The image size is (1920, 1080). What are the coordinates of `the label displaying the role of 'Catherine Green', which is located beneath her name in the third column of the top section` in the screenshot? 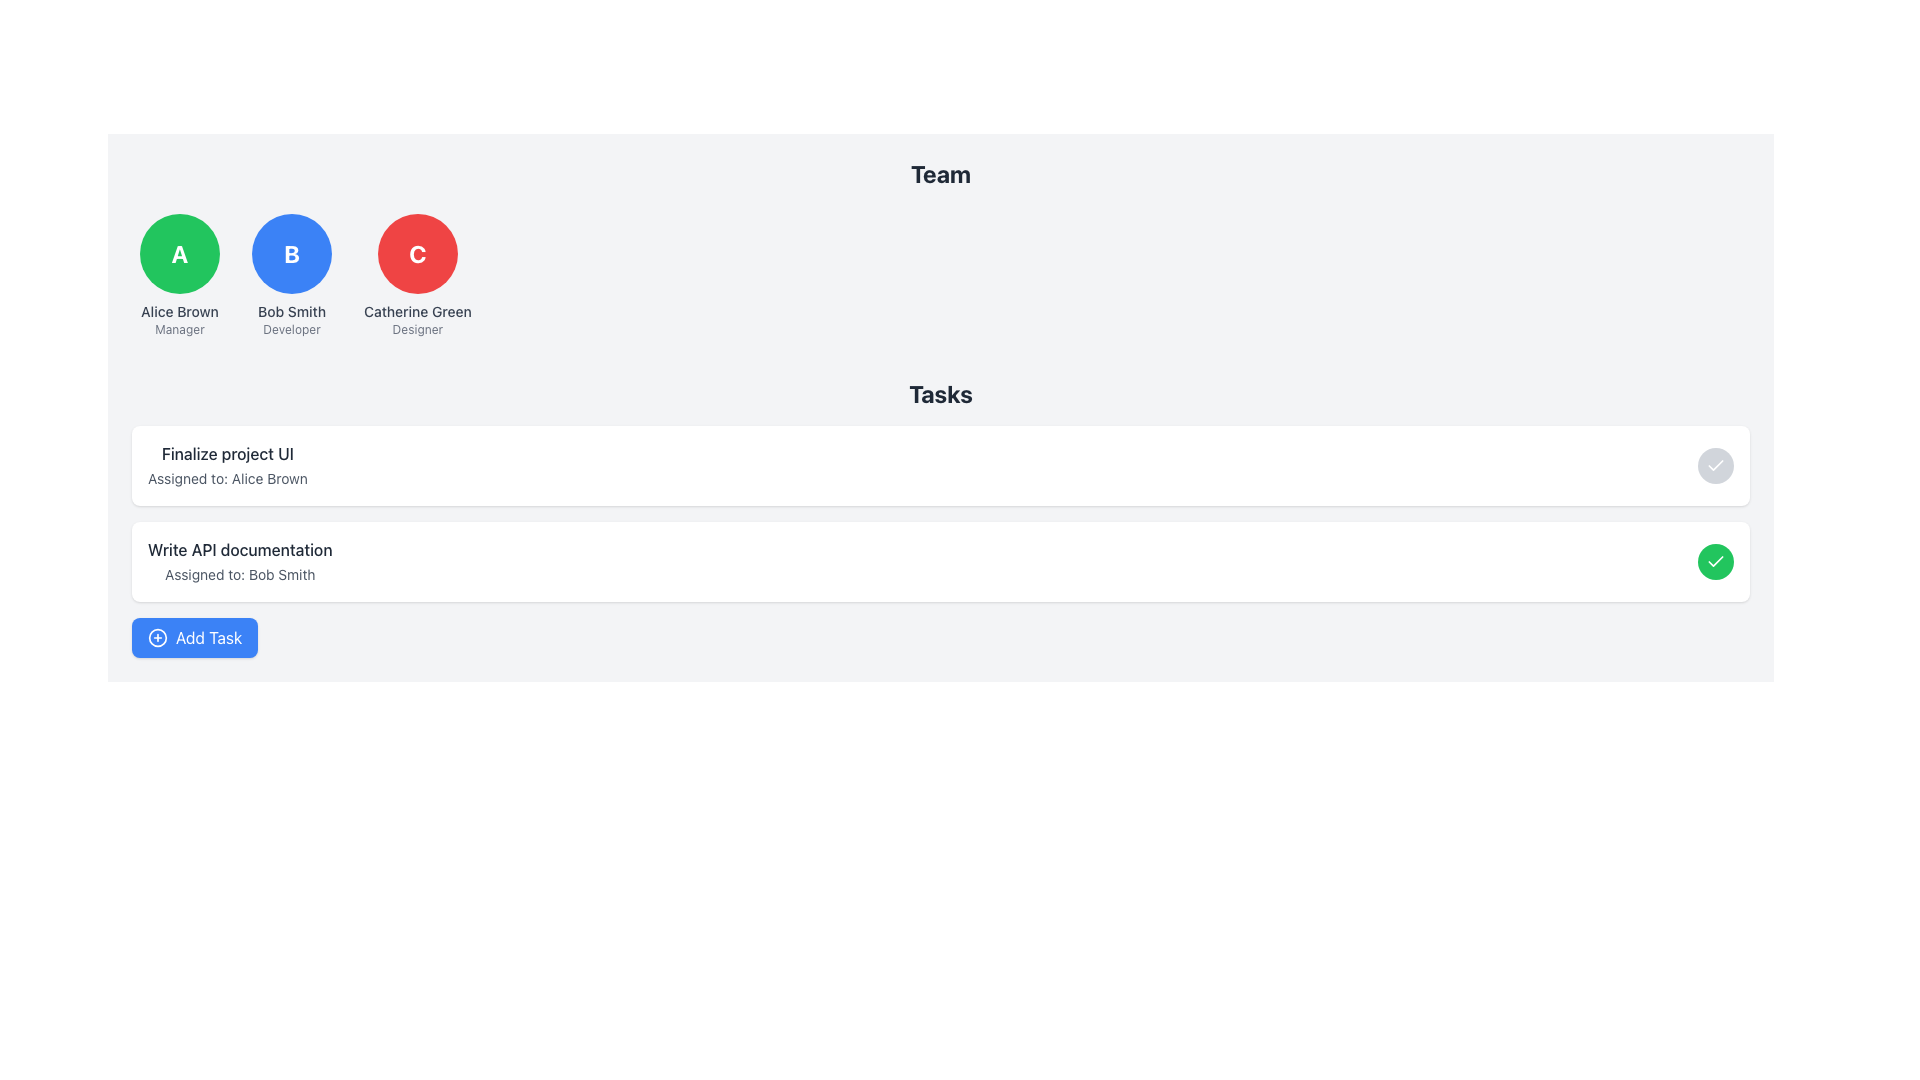 It's located at (416, 329).